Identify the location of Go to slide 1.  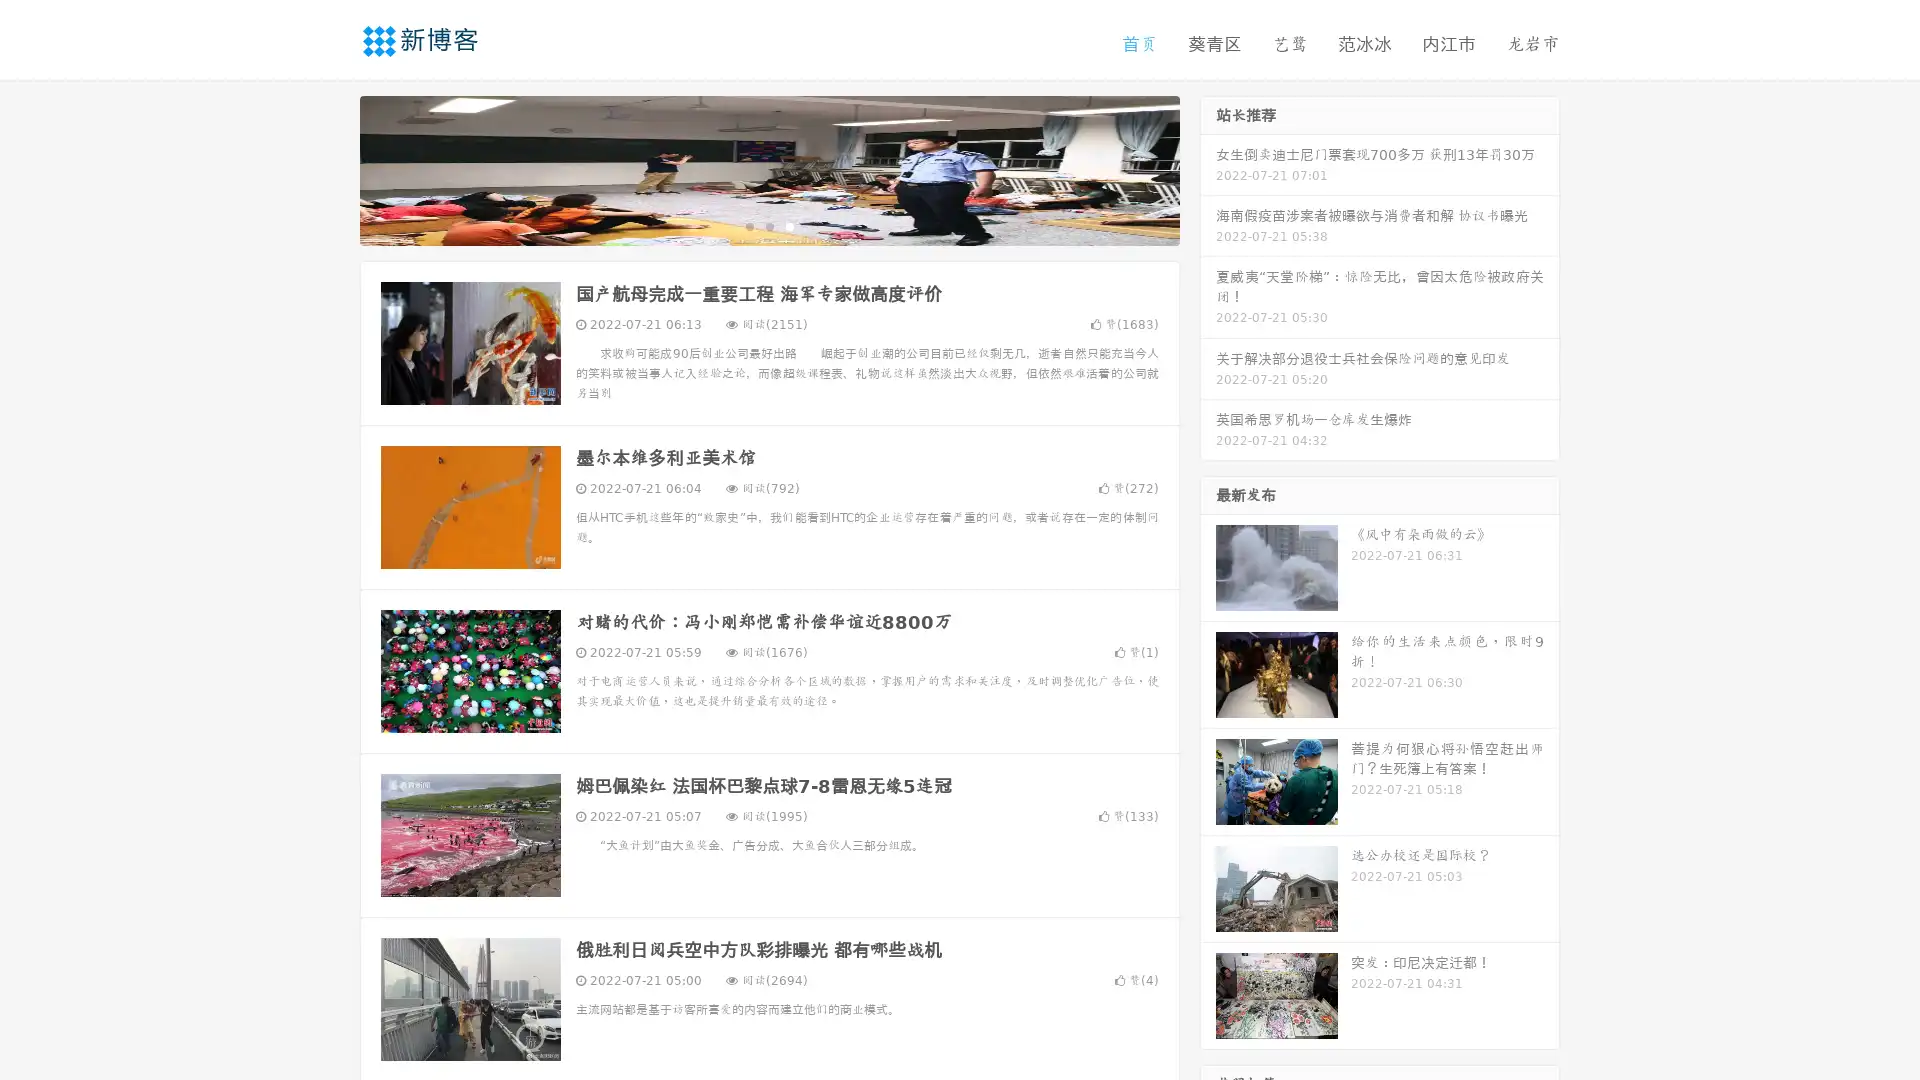
(748, 225).